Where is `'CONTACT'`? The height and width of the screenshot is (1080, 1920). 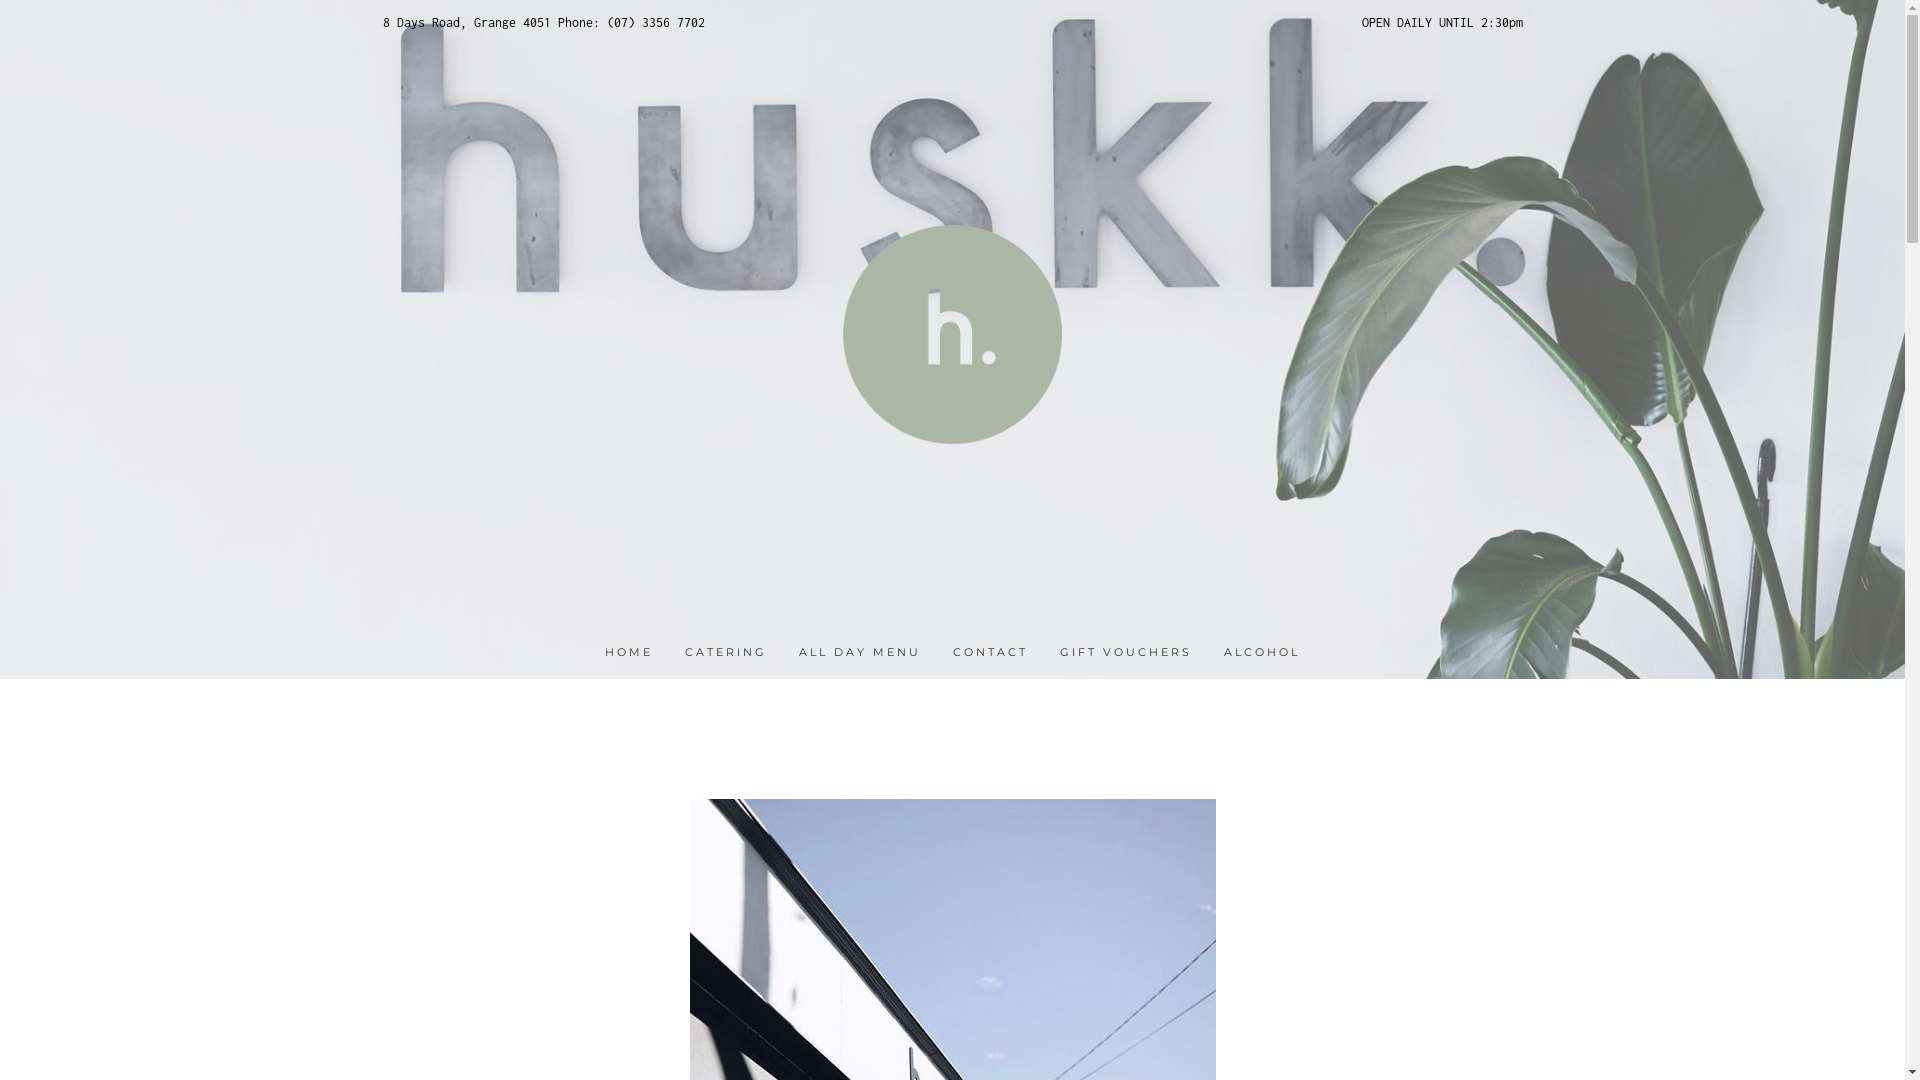 'CONTACT' is located at coordinates (952, 653).